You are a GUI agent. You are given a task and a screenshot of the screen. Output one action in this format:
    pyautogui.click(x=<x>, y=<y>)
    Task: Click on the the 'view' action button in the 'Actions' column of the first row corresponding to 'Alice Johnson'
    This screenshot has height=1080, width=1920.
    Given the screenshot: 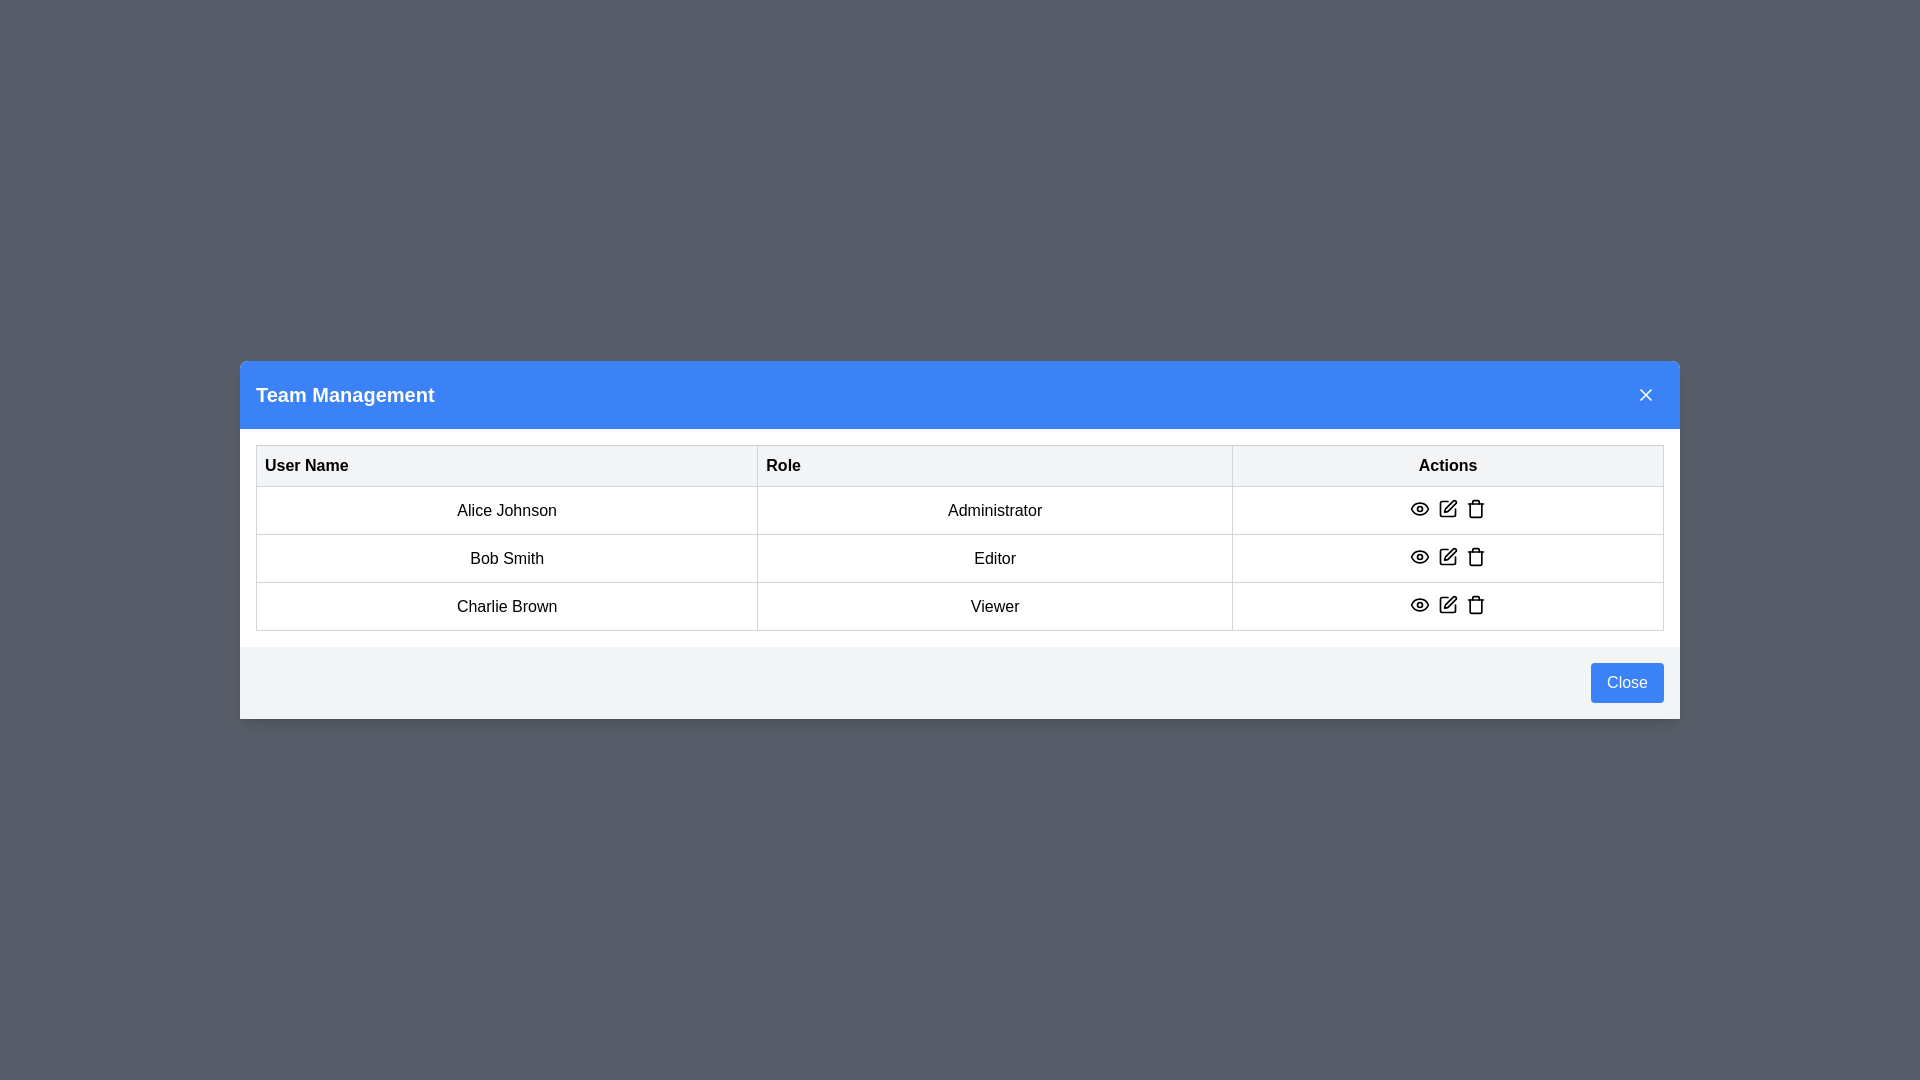 What is the action you would take?
    pyautogui.click(x=1419, y=508)
    